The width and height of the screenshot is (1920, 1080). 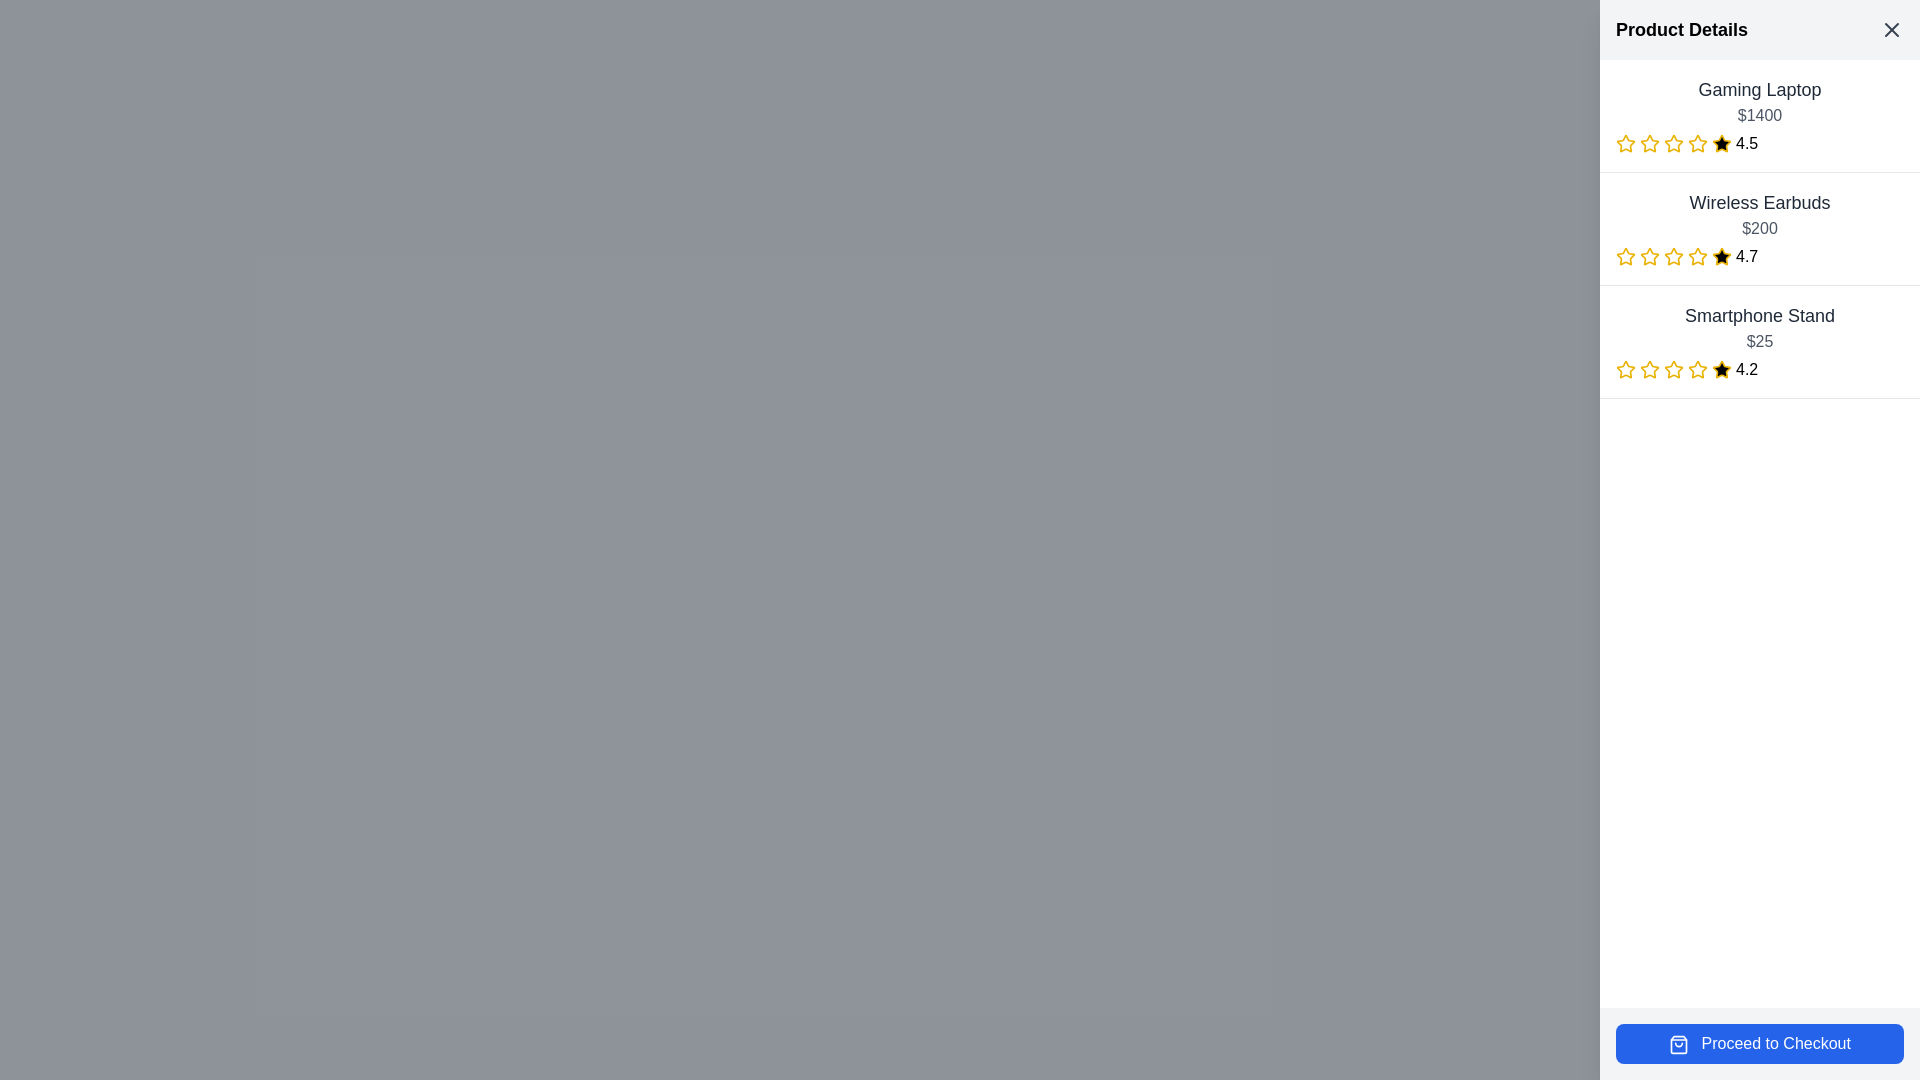 What do you see at coordinates (1697, 370) in the screenshot?
I see `the 5th star in the horizontal sequence of rating stars for the 'Smartphone Stand' product in the 'Product Details' section` at bounding box center [1697, 370].